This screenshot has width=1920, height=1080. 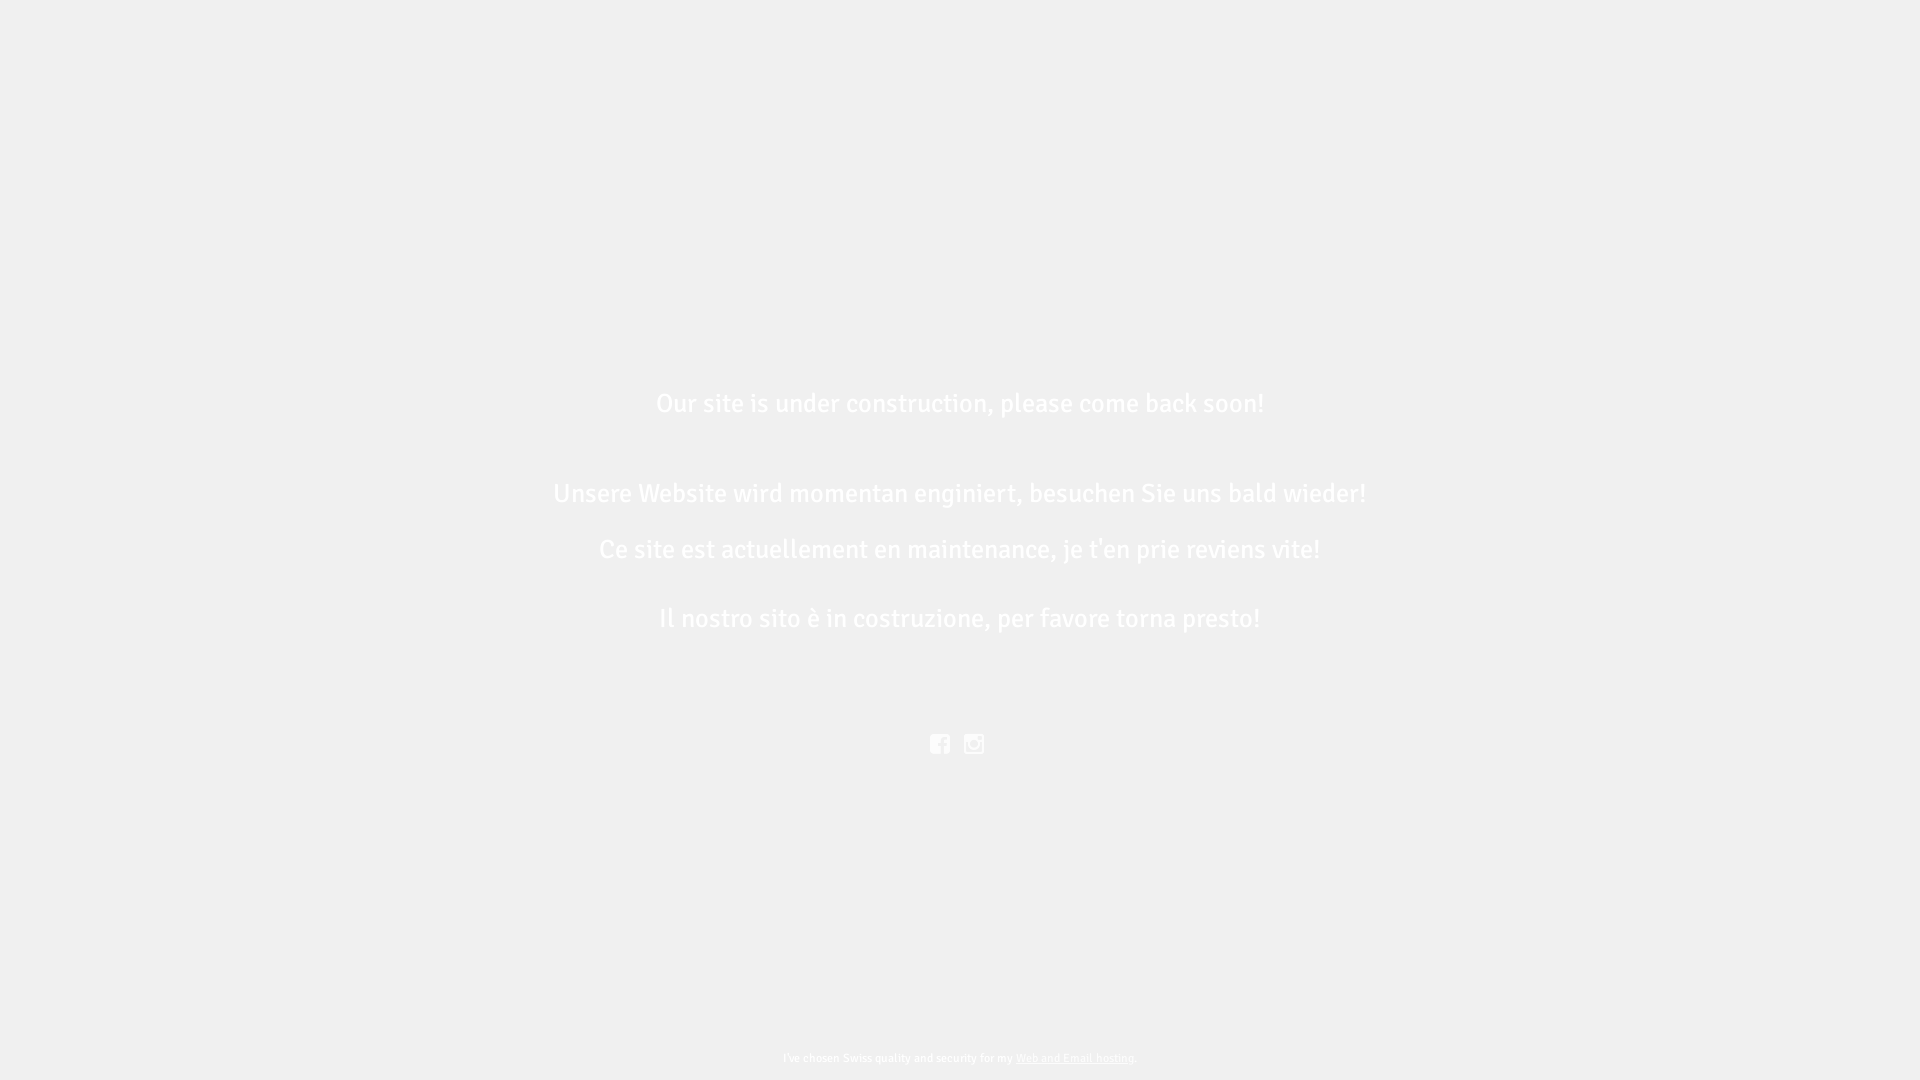 What do you see at coordinates (1074, 1057) in the screenshot?
I see `'Web and Email hosting'` at bounding box center [1074, 1057].